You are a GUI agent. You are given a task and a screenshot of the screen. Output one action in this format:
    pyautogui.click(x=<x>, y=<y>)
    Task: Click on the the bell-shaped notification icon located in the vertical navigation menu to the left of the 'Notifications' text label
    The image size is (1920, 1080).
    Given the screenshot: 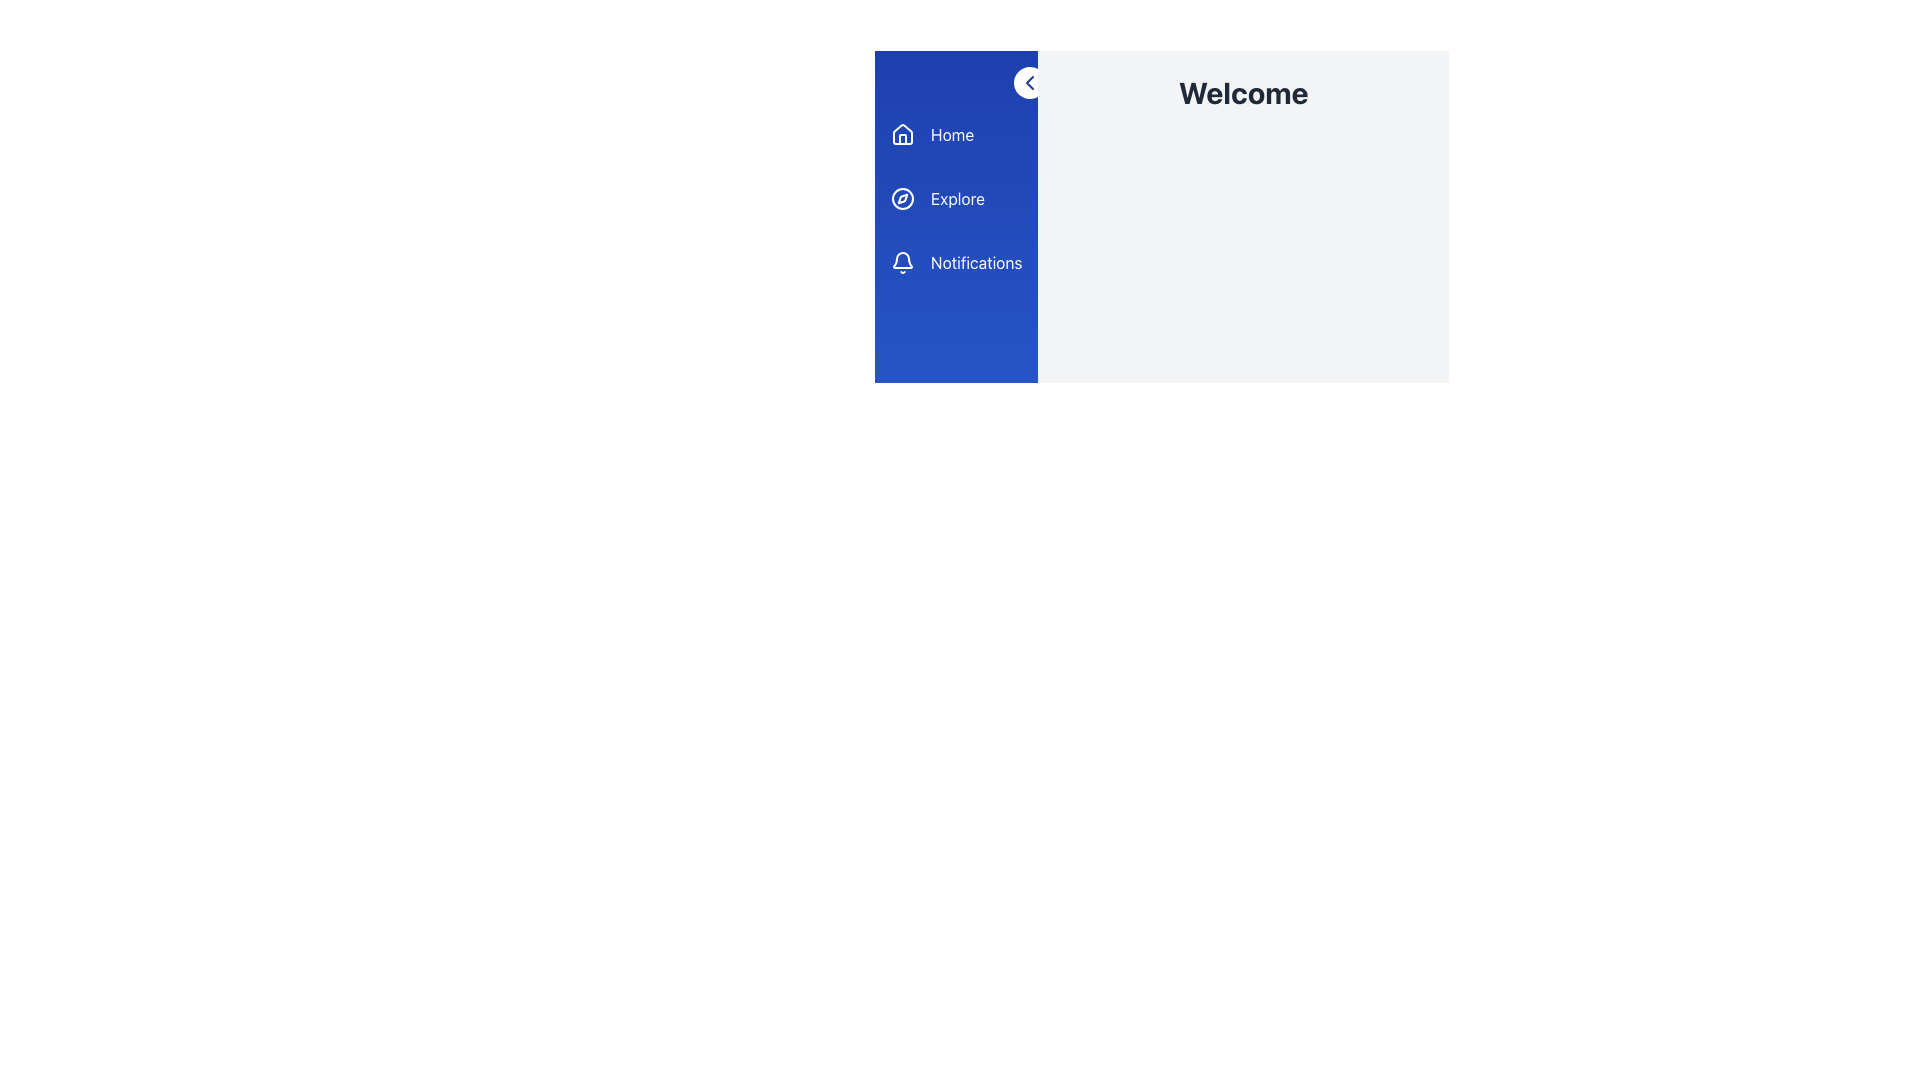 What is the action you would take?
    pyautogui.click(x=901, y=261)
    